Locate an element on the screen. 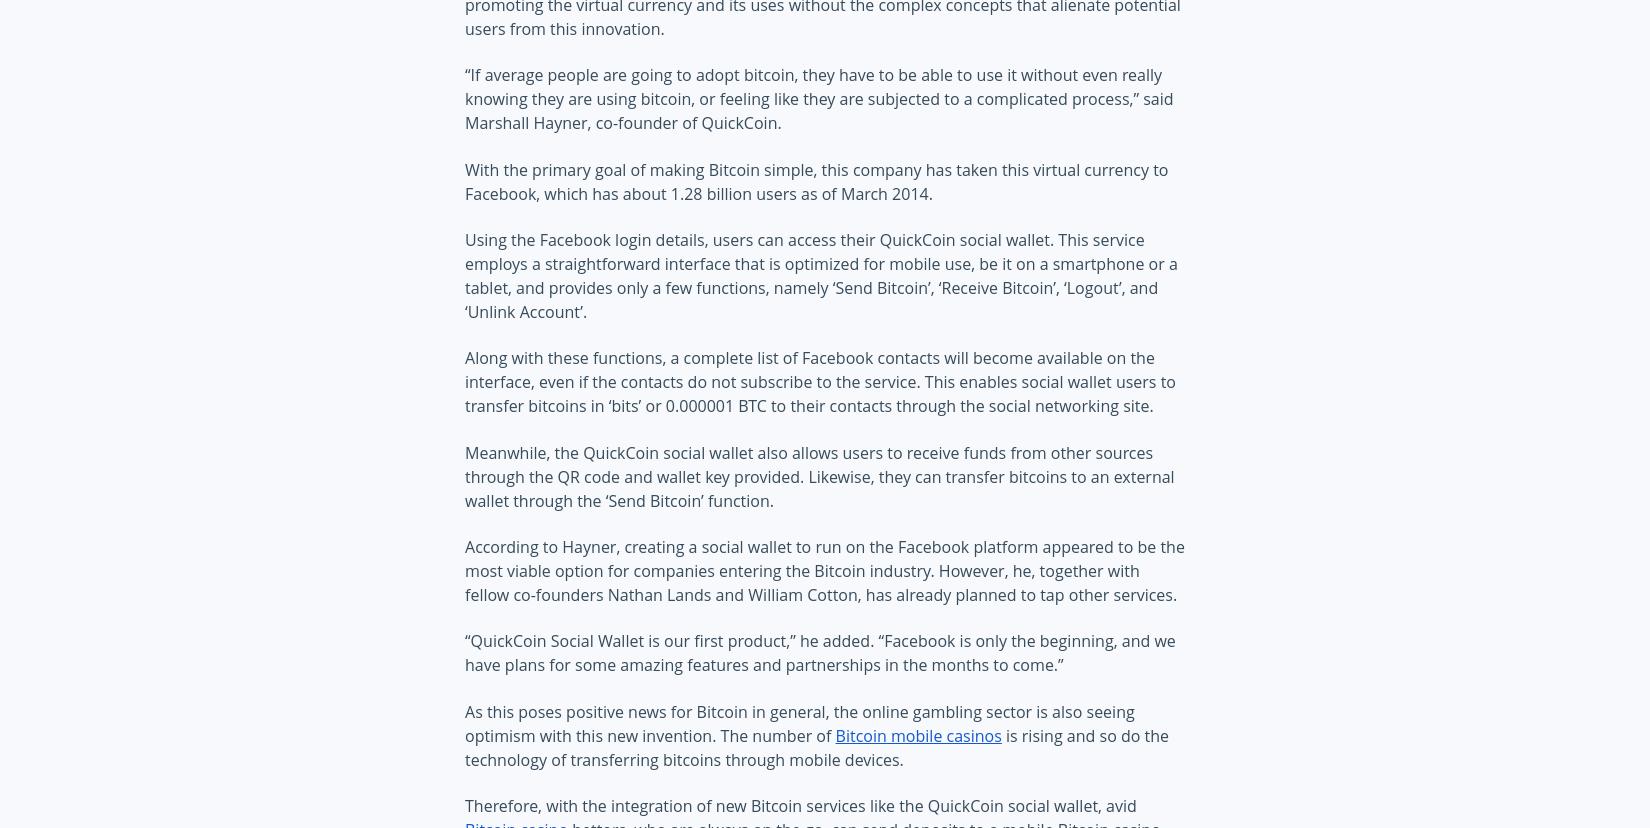 This screenshot has width=1650, height=828. 'As this poses positive news for Bitcoin in general, the online gambling sector is also seeing optimism with this new invention. The number of' is located at coordinates (798, 723).